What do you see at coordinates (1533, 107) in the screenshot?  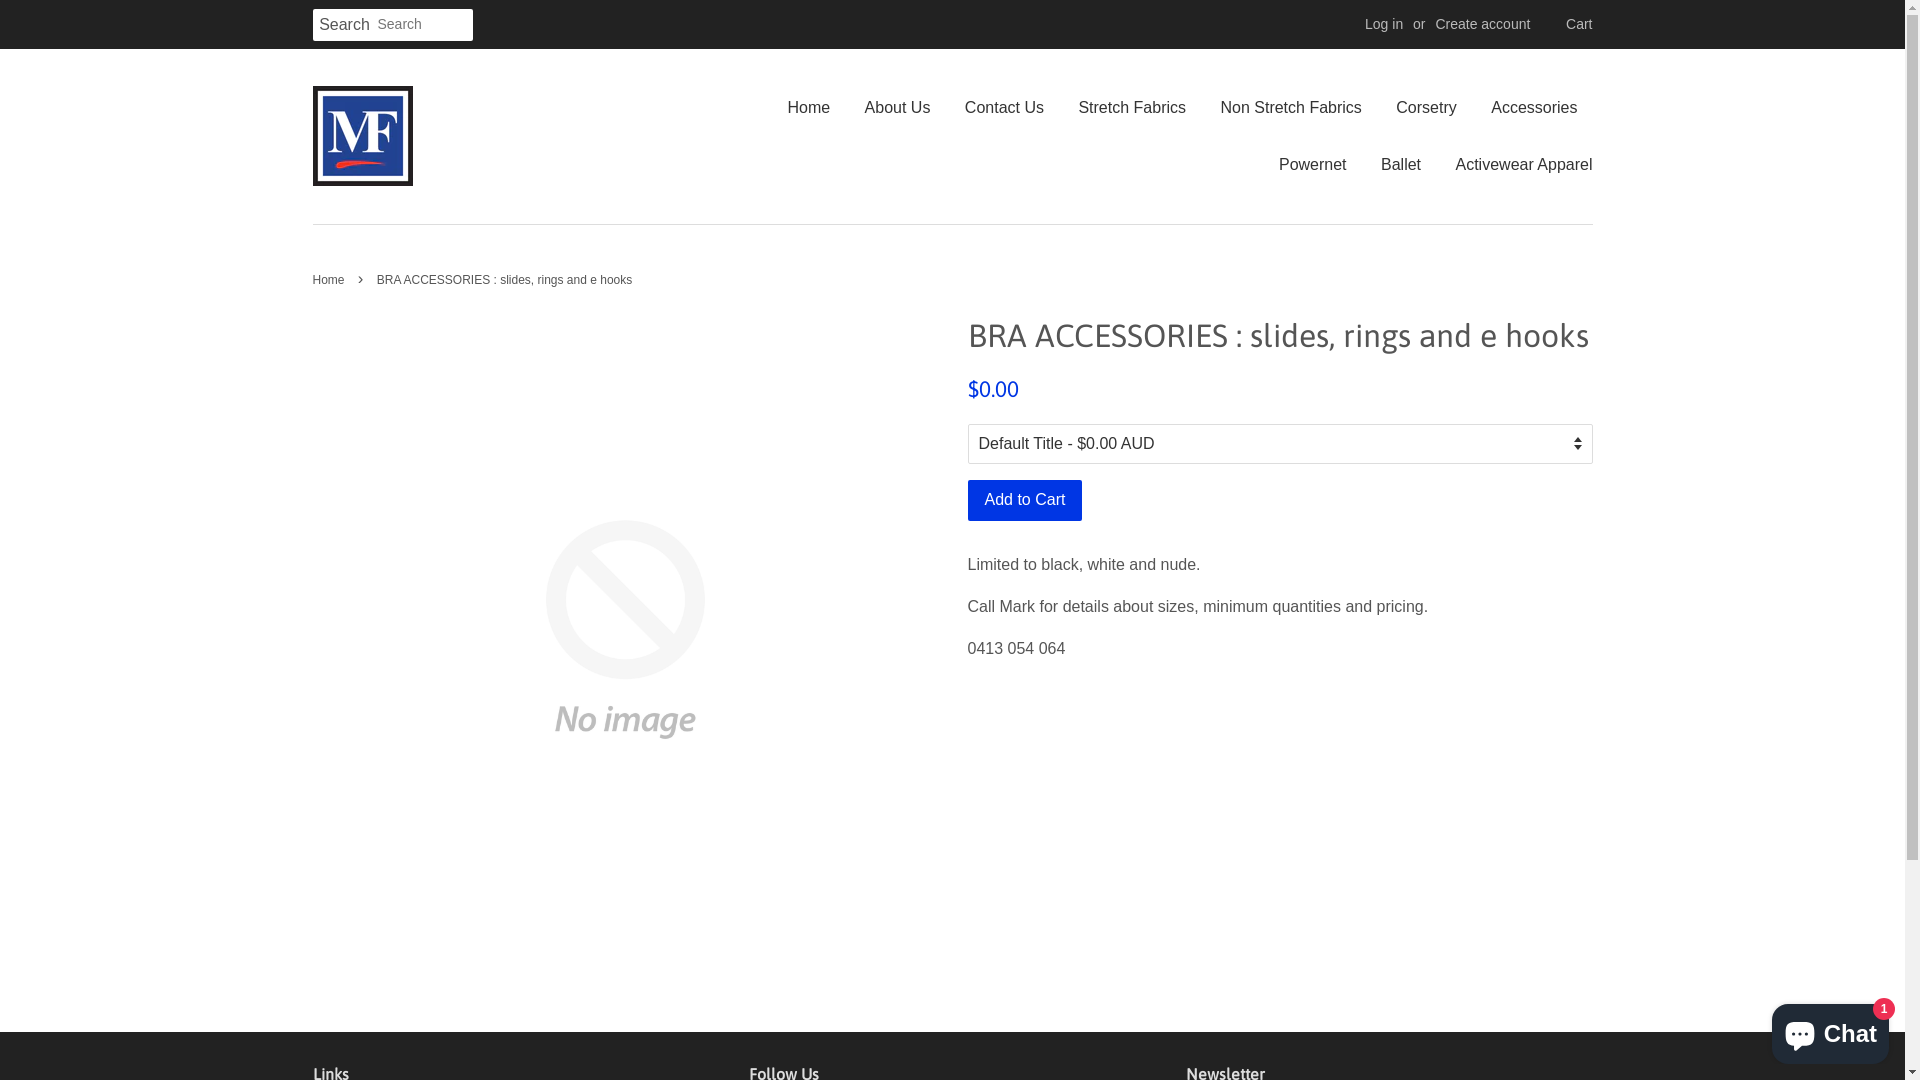 I see `'Accessories'` at bounding box center [1533, 107].